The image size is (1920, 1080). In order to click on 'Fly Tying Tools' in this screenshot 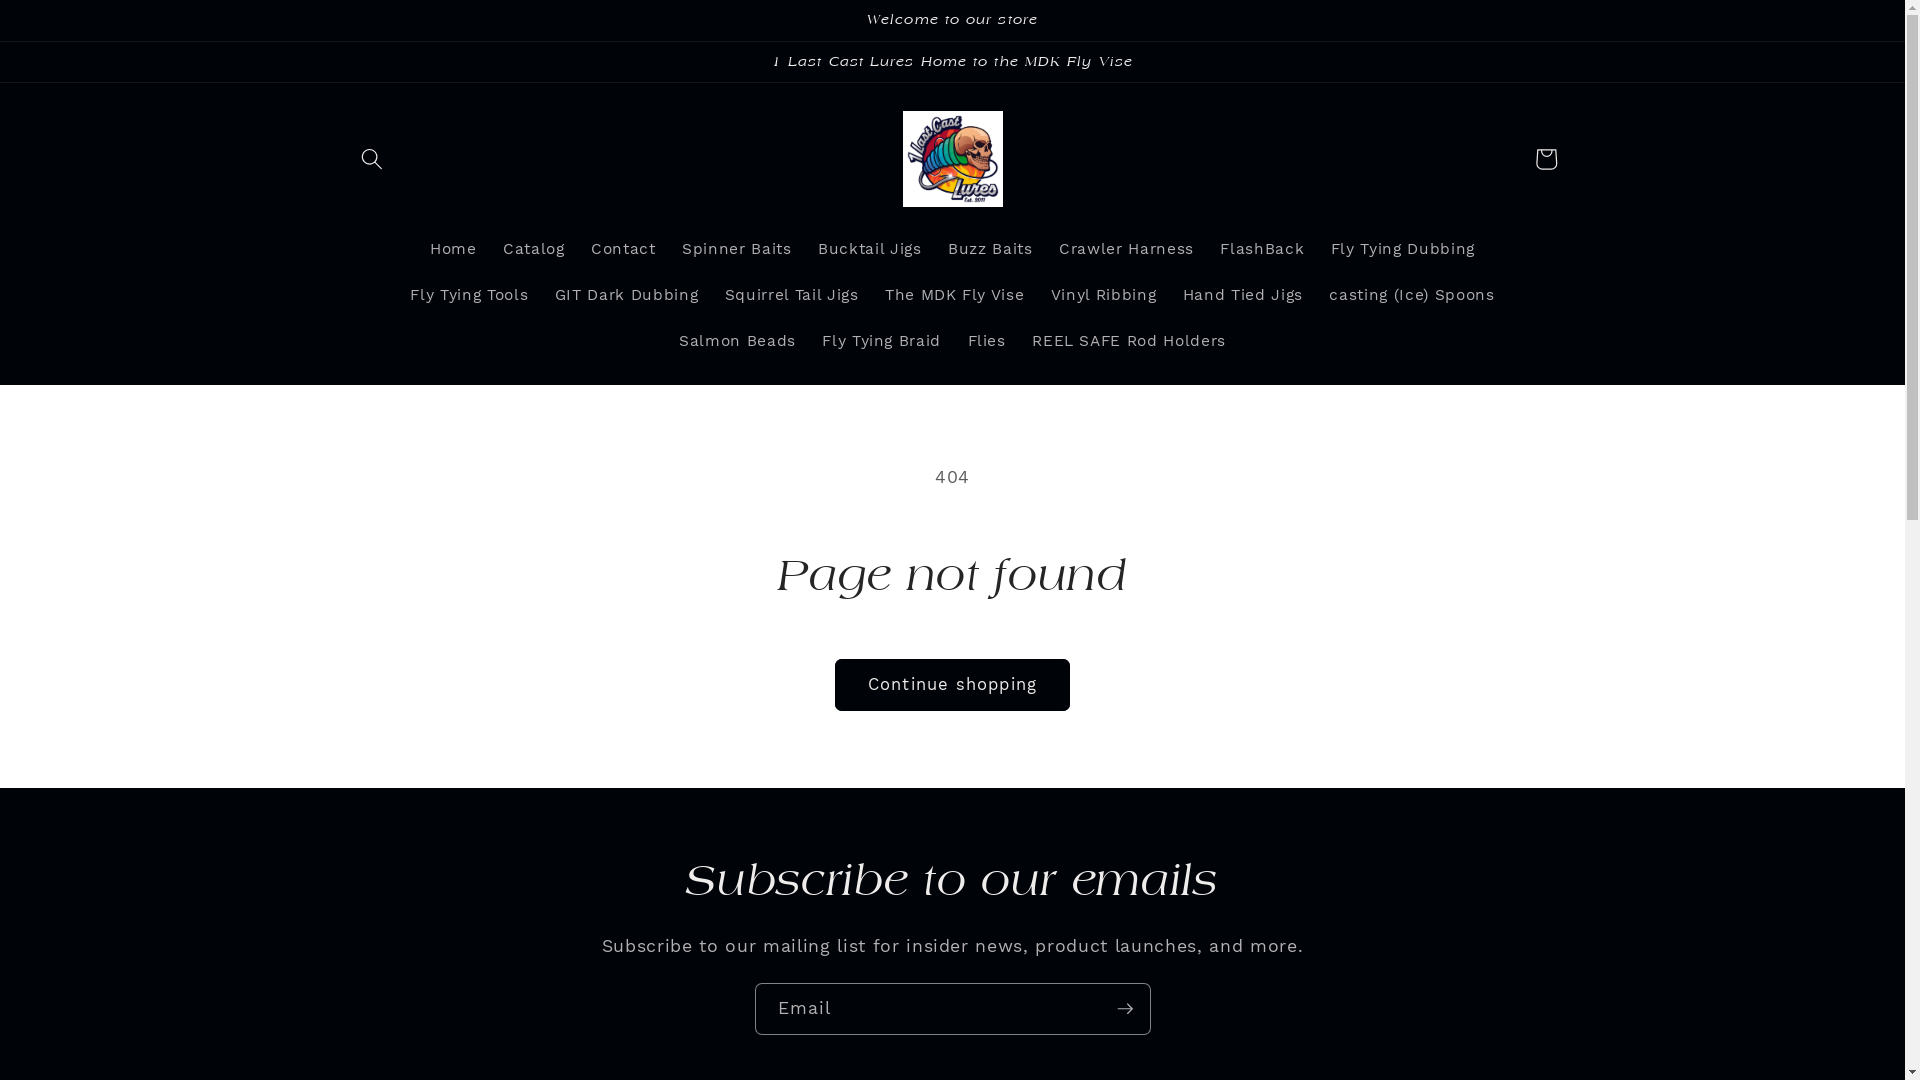, I will do `click(468, 296)`.